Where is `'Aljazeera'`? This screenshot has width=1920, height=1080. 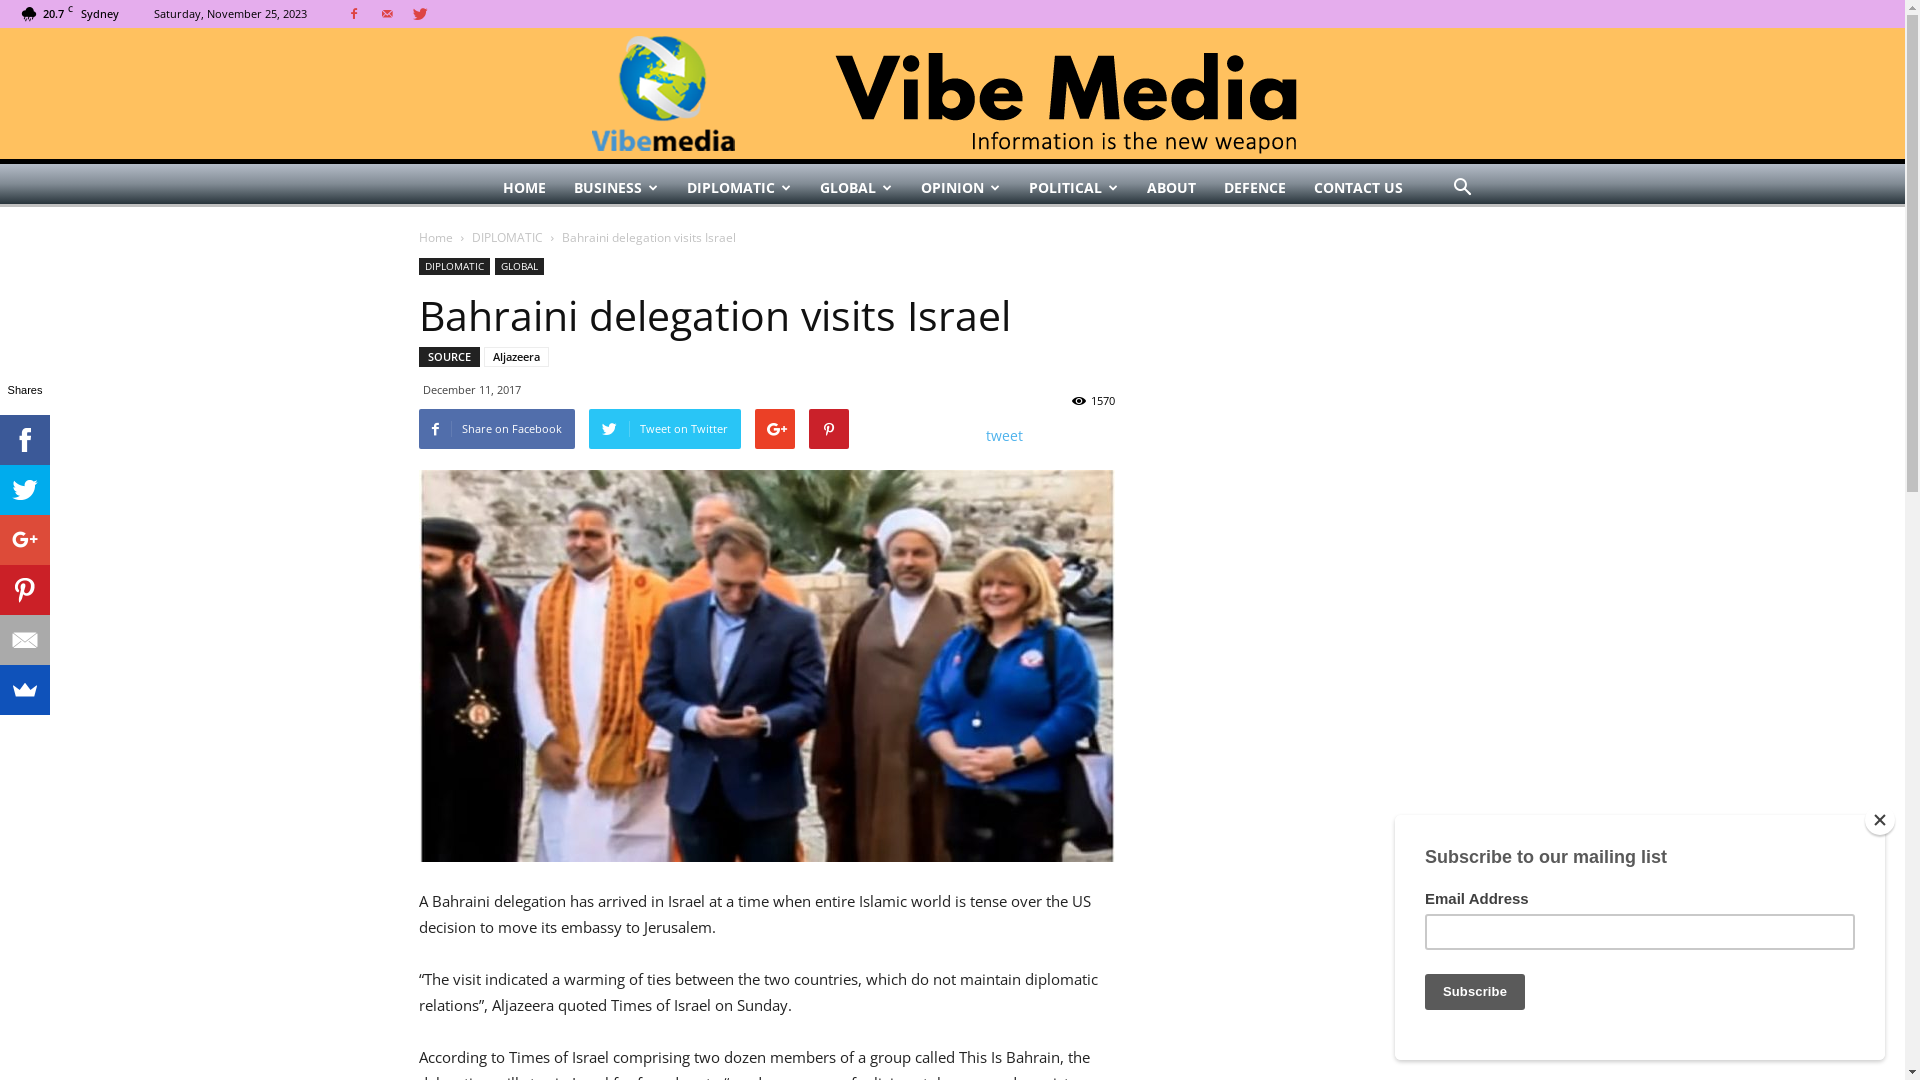 'Aljazeera' is located at coordinates (516, 356).